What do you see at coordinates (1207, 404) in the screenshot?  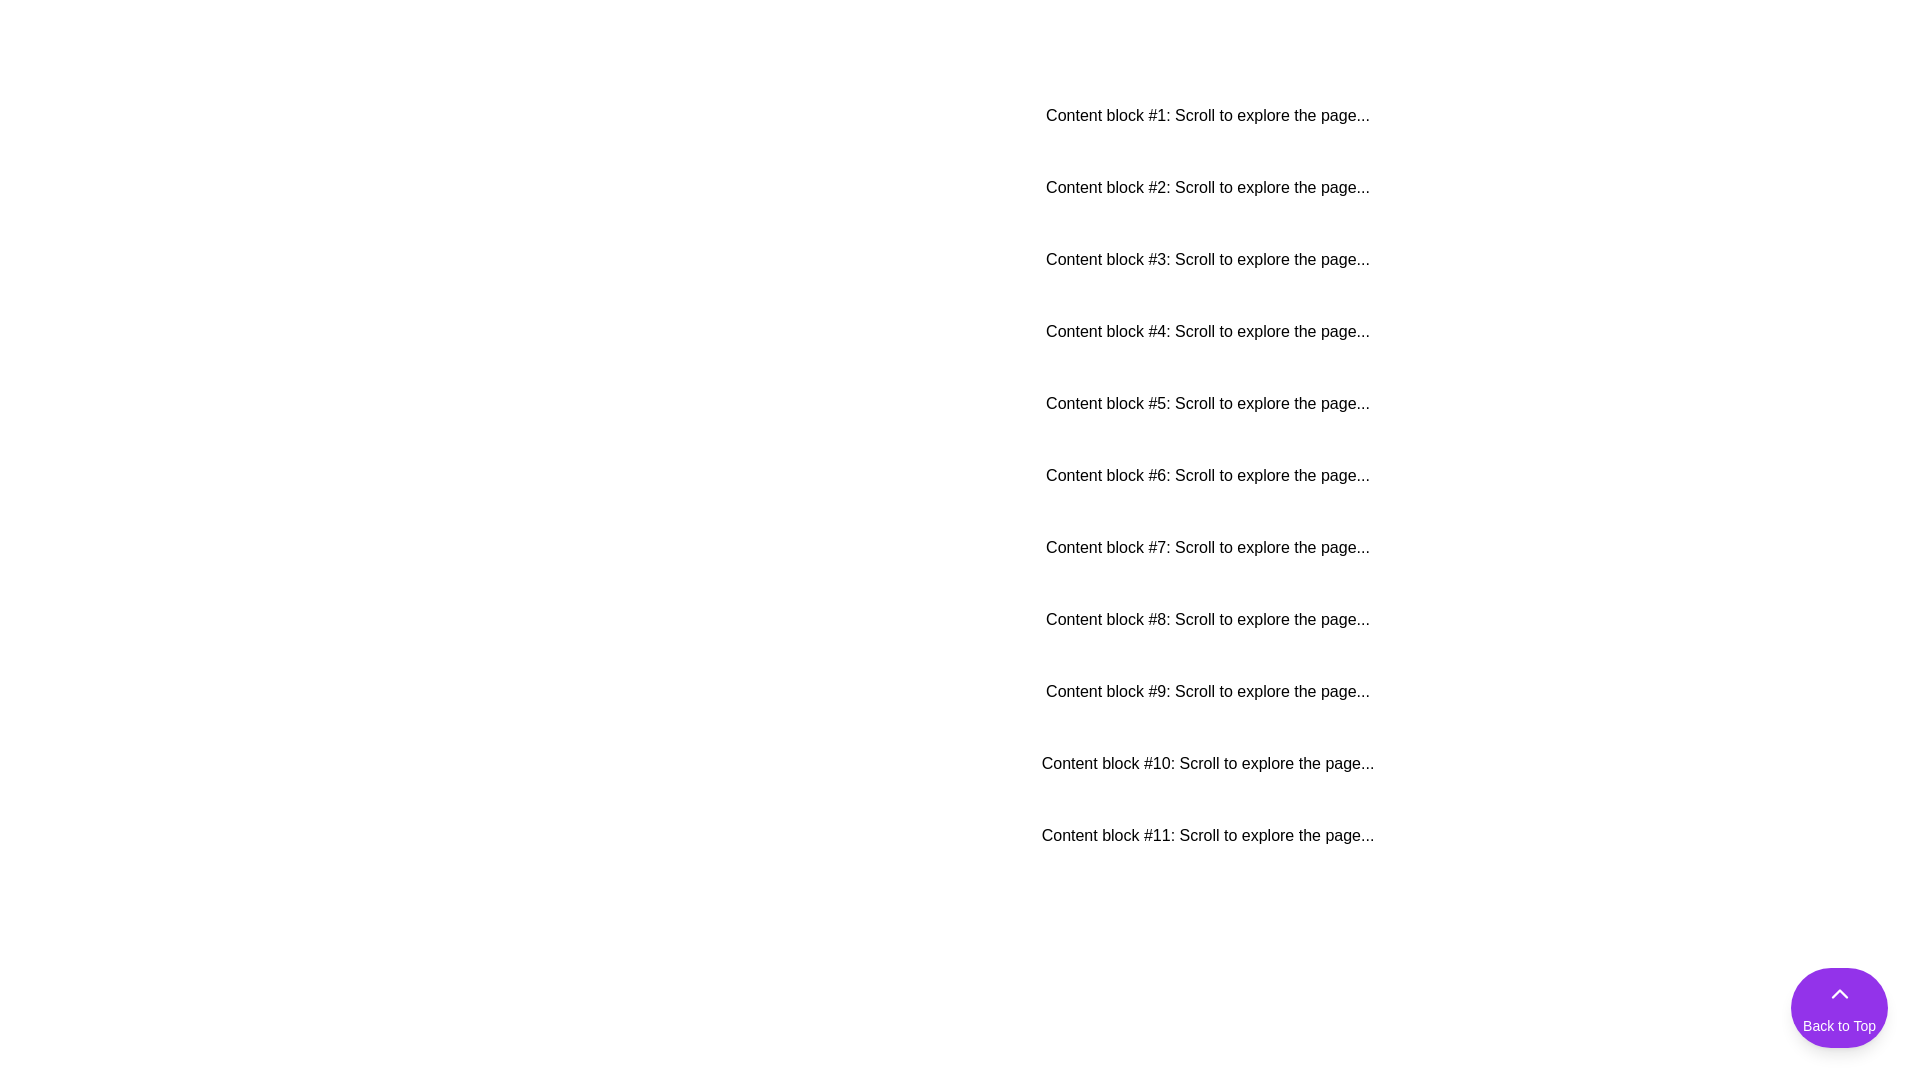 I see `the fifth static text element in a vertically aligned list that serves as a label guiding the user to scroll for more content` at bounding box center [1207, 404].